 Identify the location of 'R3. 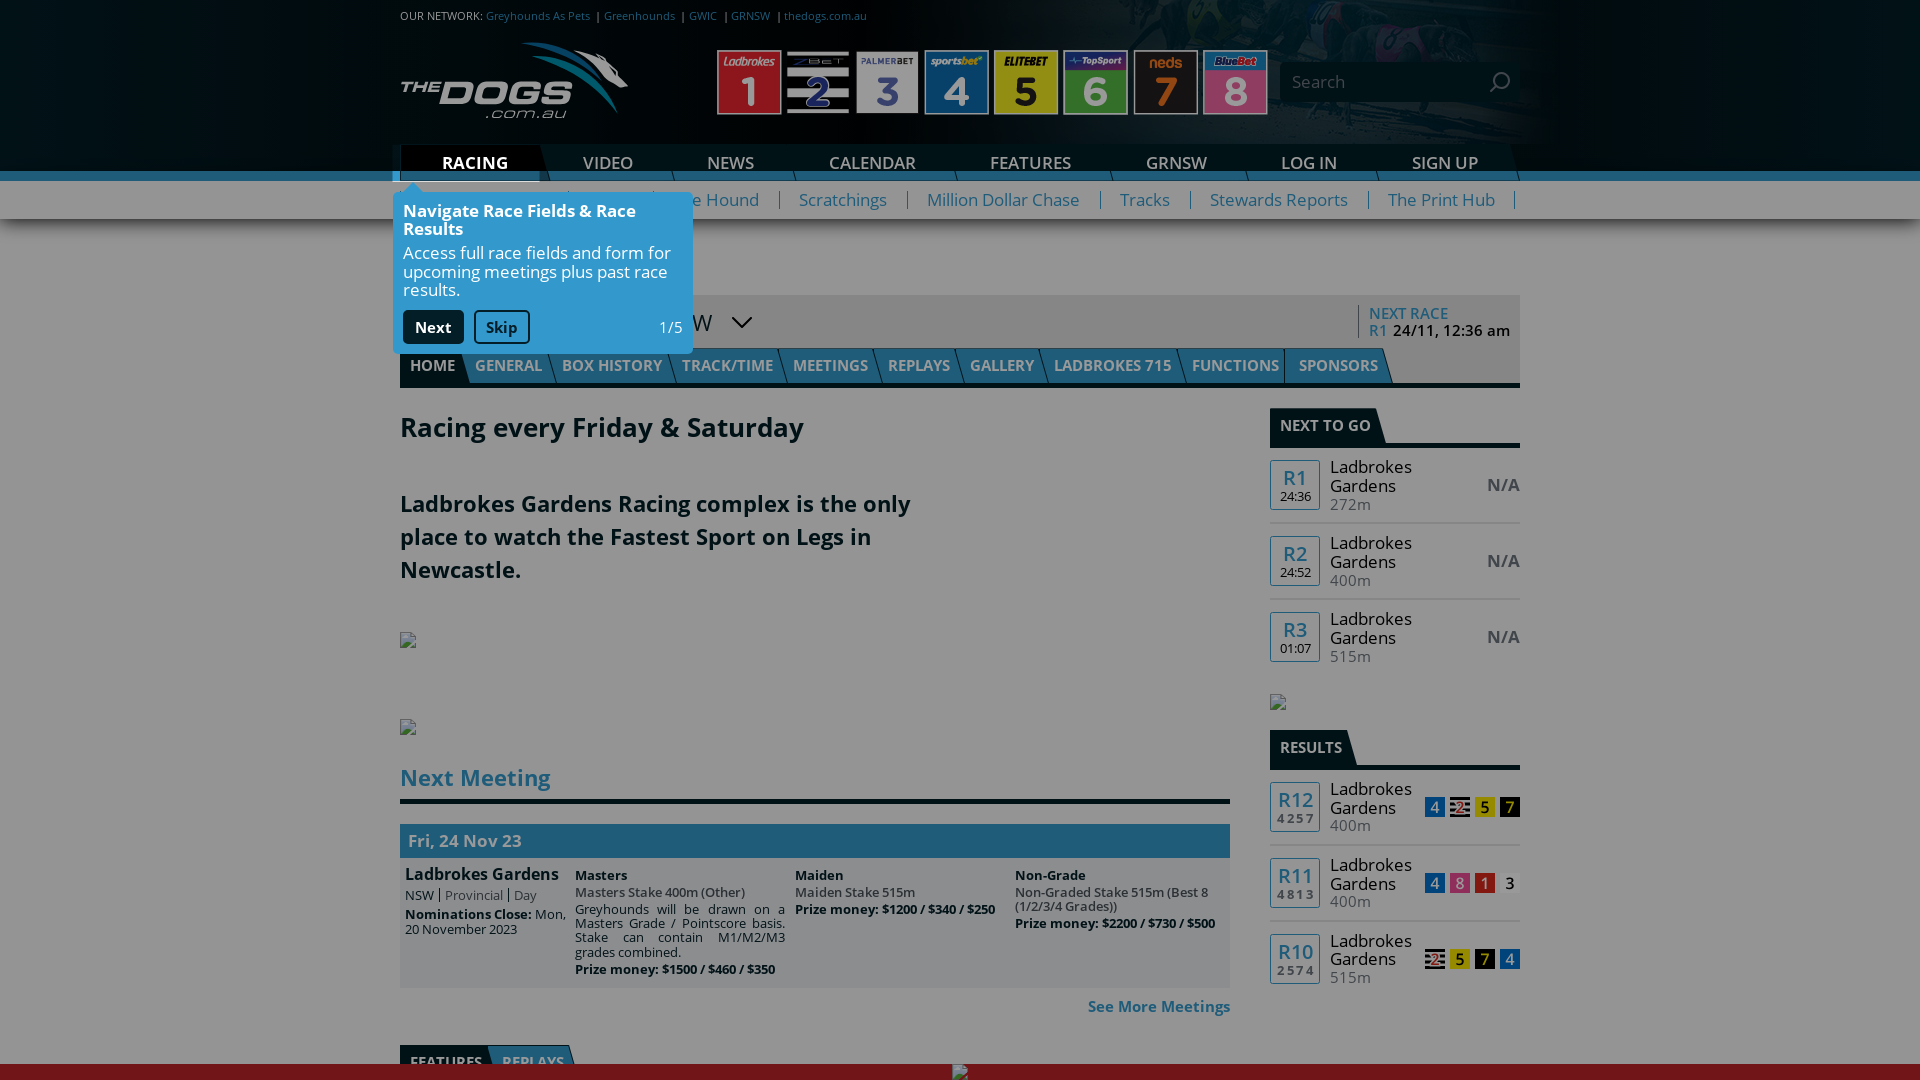
(1394, 636).